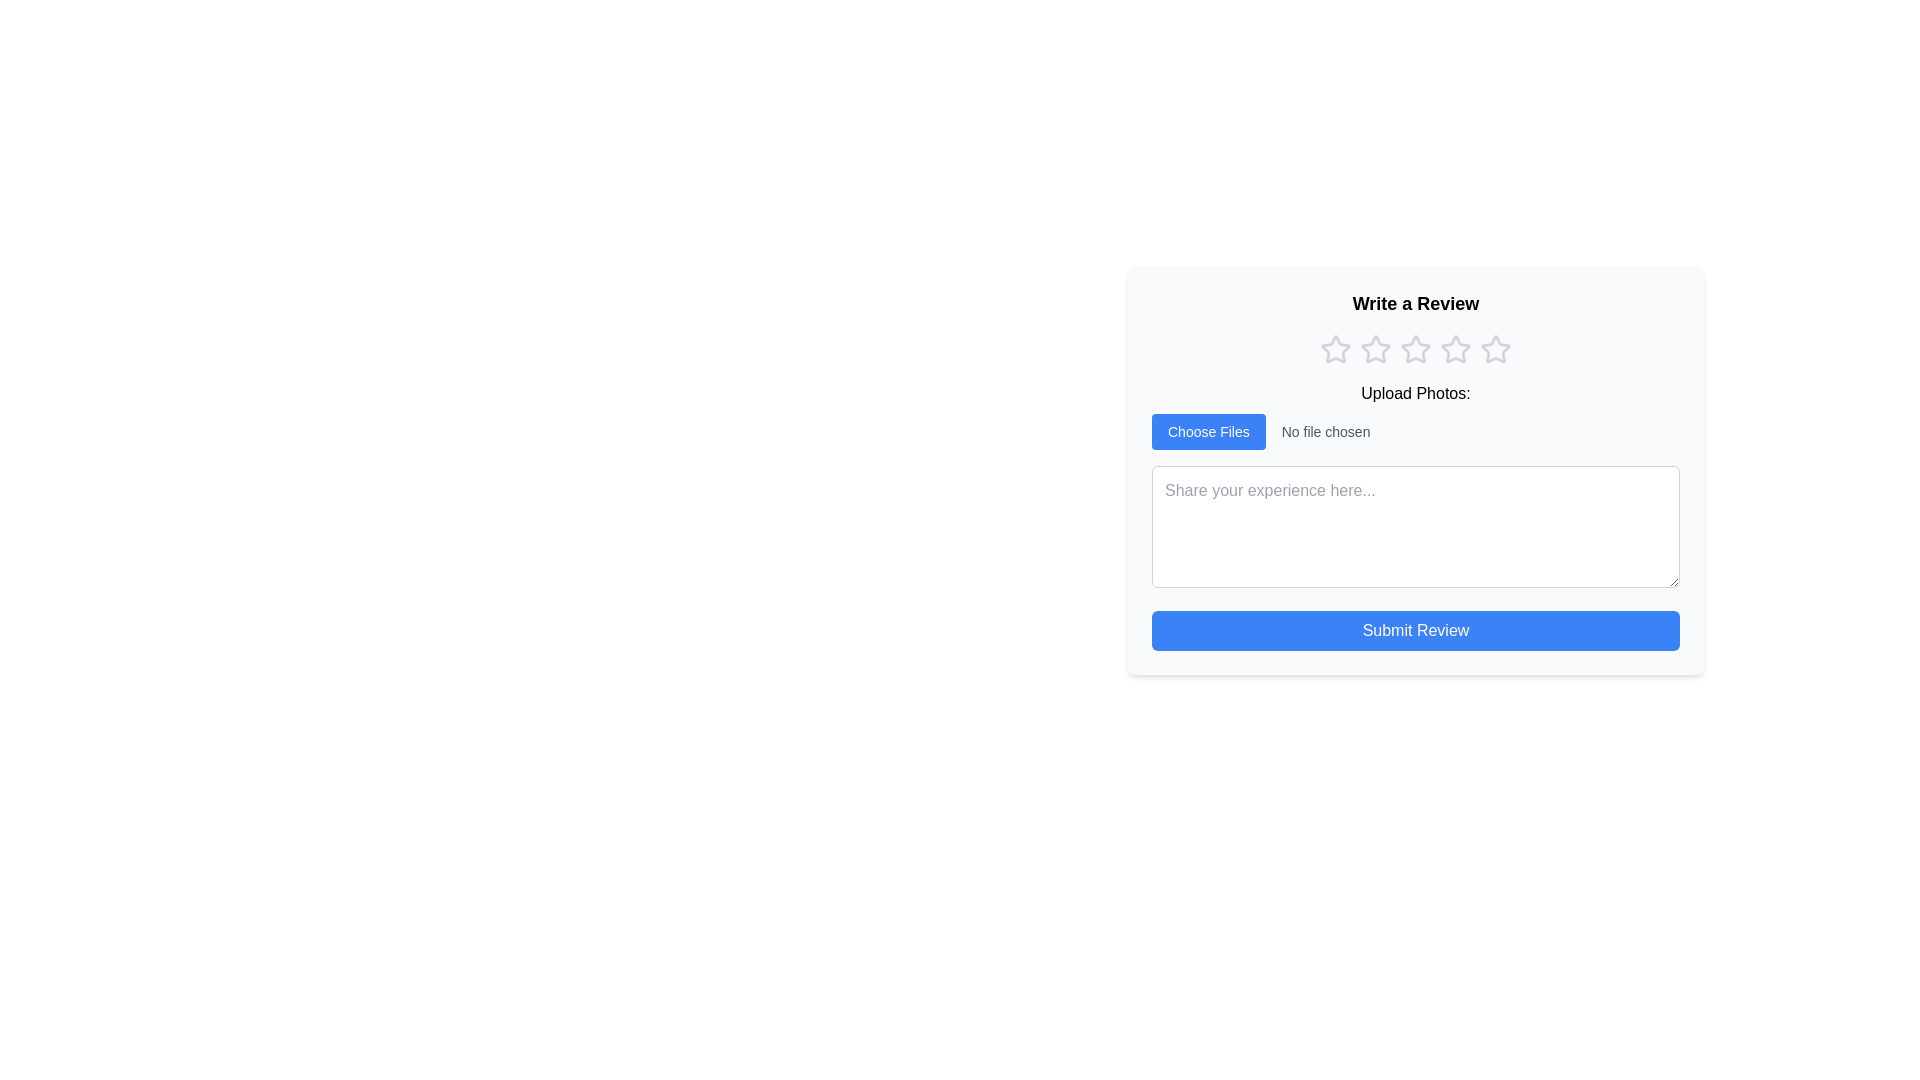  Describe the element at coordinates (1415, 348) in the screenshot. I see `the third star in the rating interface` at that location.